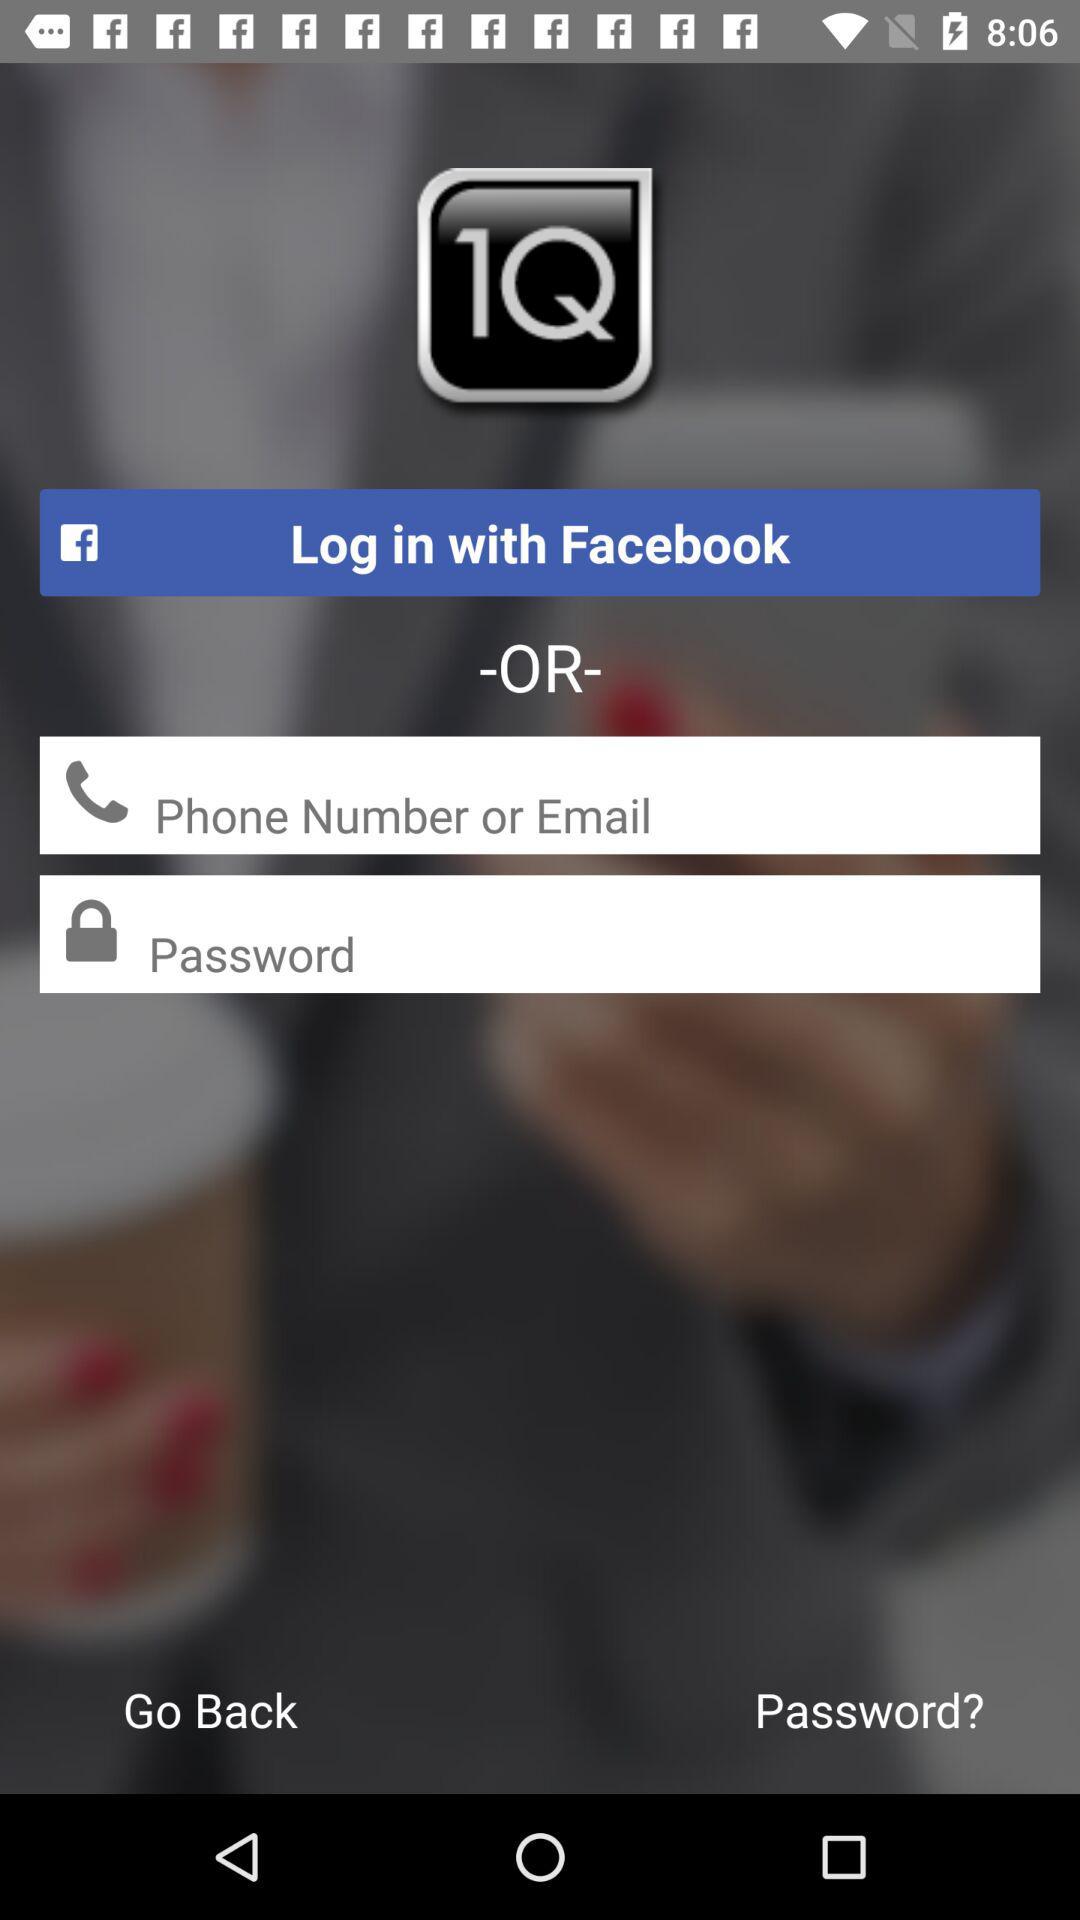 This screenshot has height=1920, width=1080. What do you see at coordinates (593, 954) in the screenshot?
I see `item above the go back` at bounding box center [593, 954].